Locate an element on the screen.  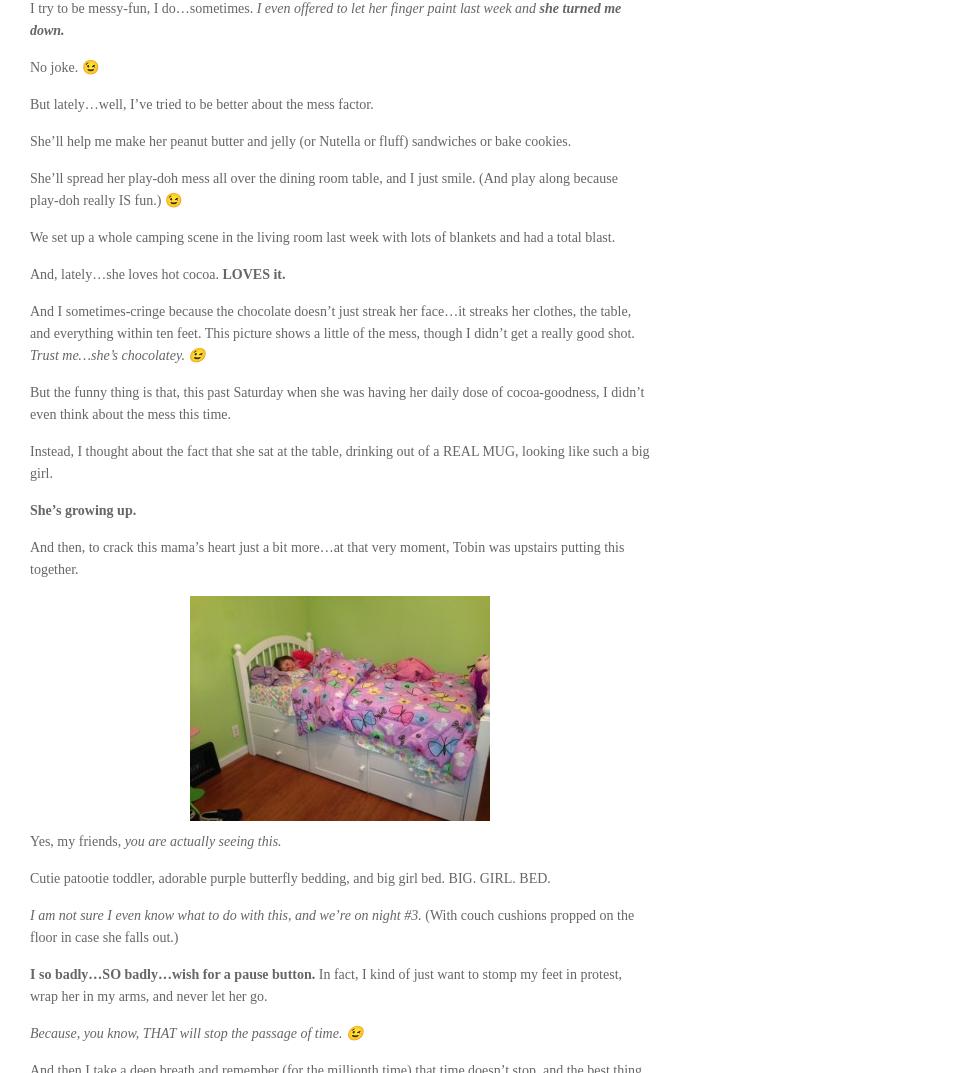
'Yes, my friends,' is located at coordinates (76, 840).